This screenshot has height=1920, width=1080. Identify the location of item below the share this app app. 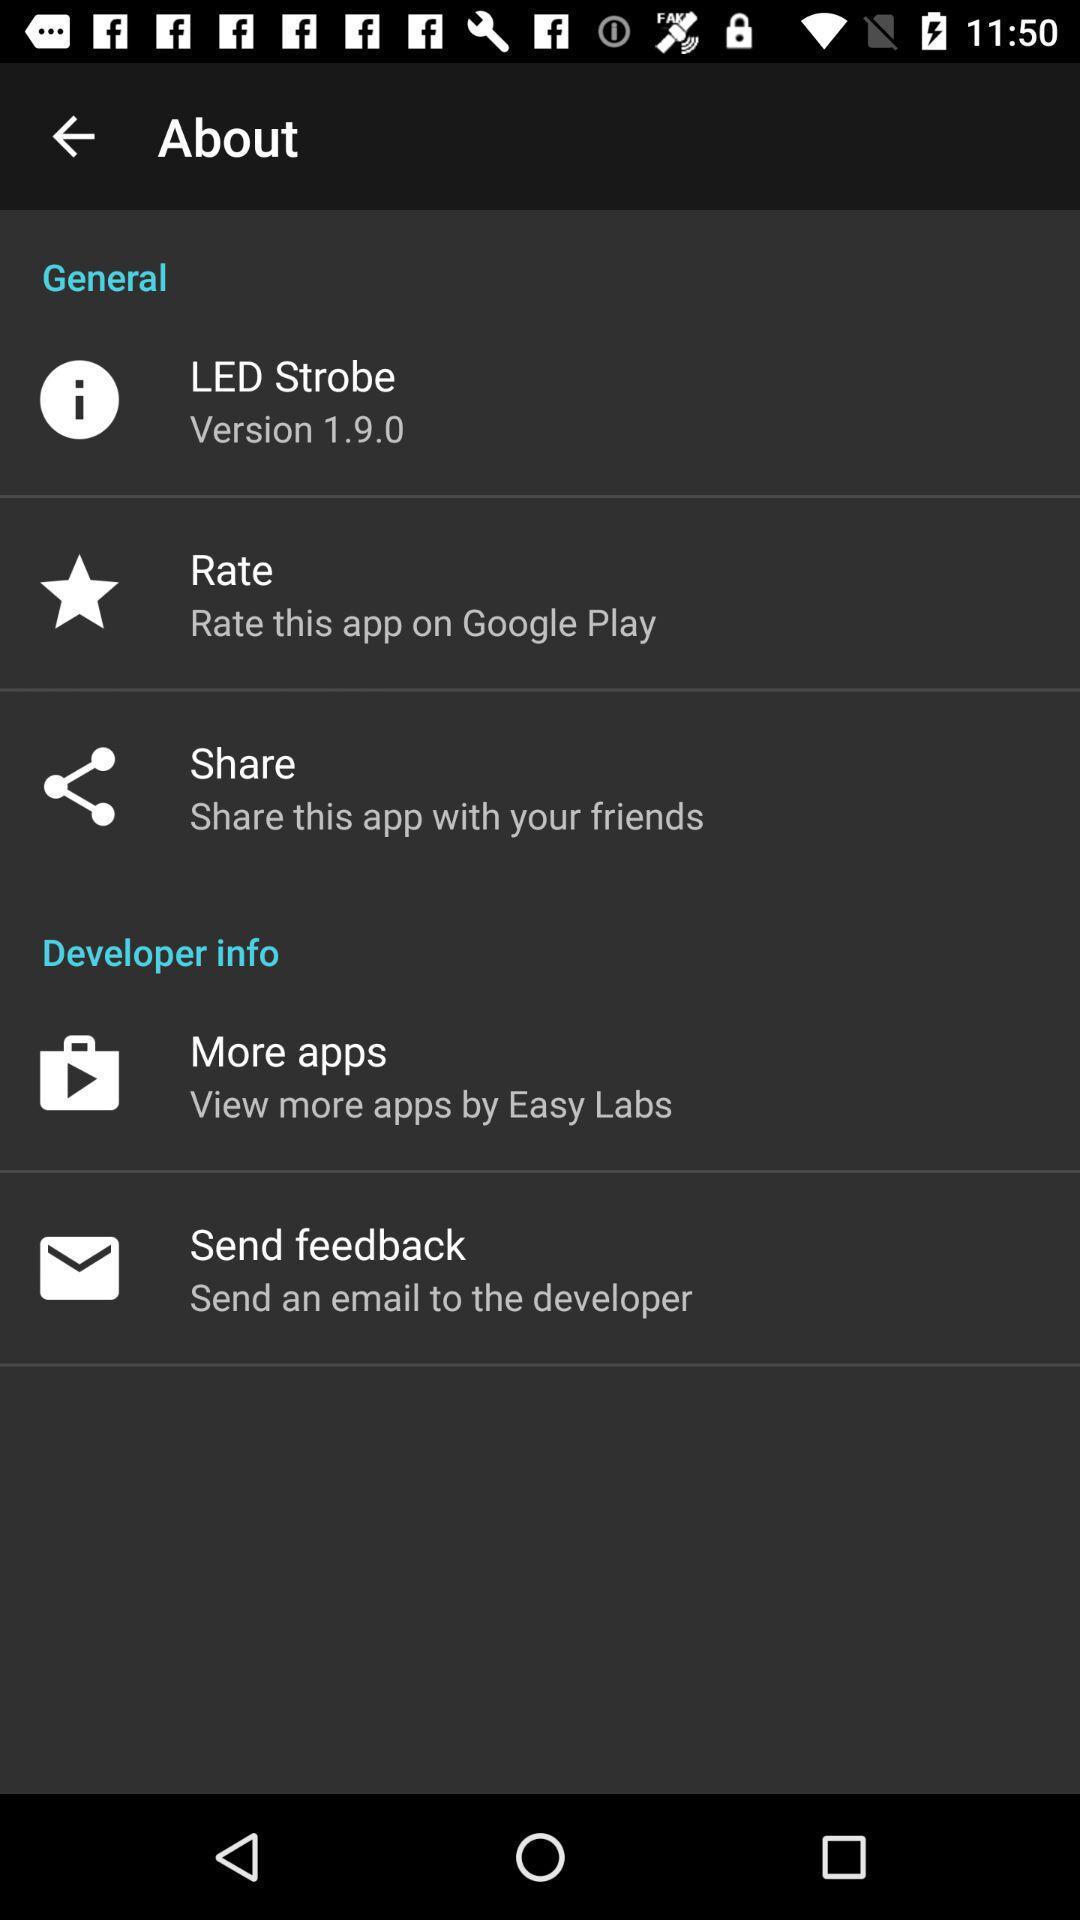
(540, 929).